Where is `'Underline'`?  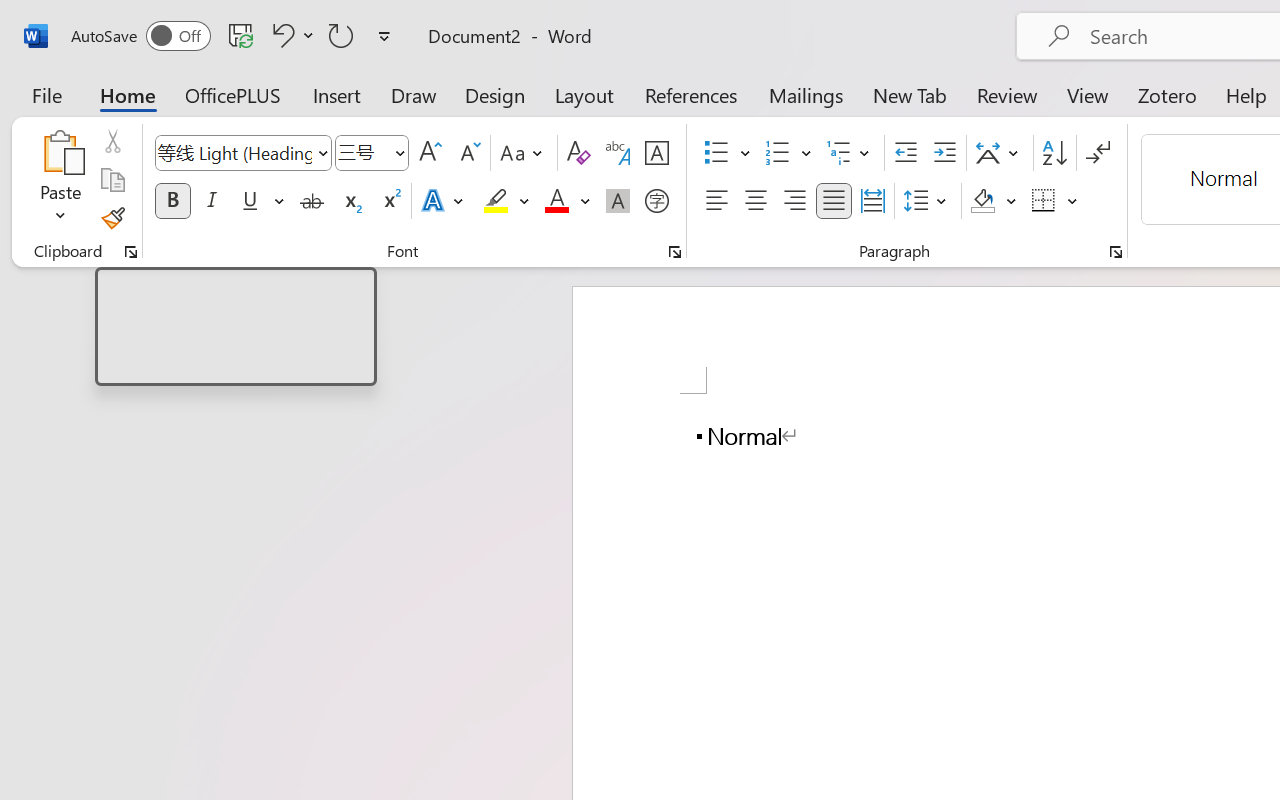
'Underline' is located at coordinates (249, 201).